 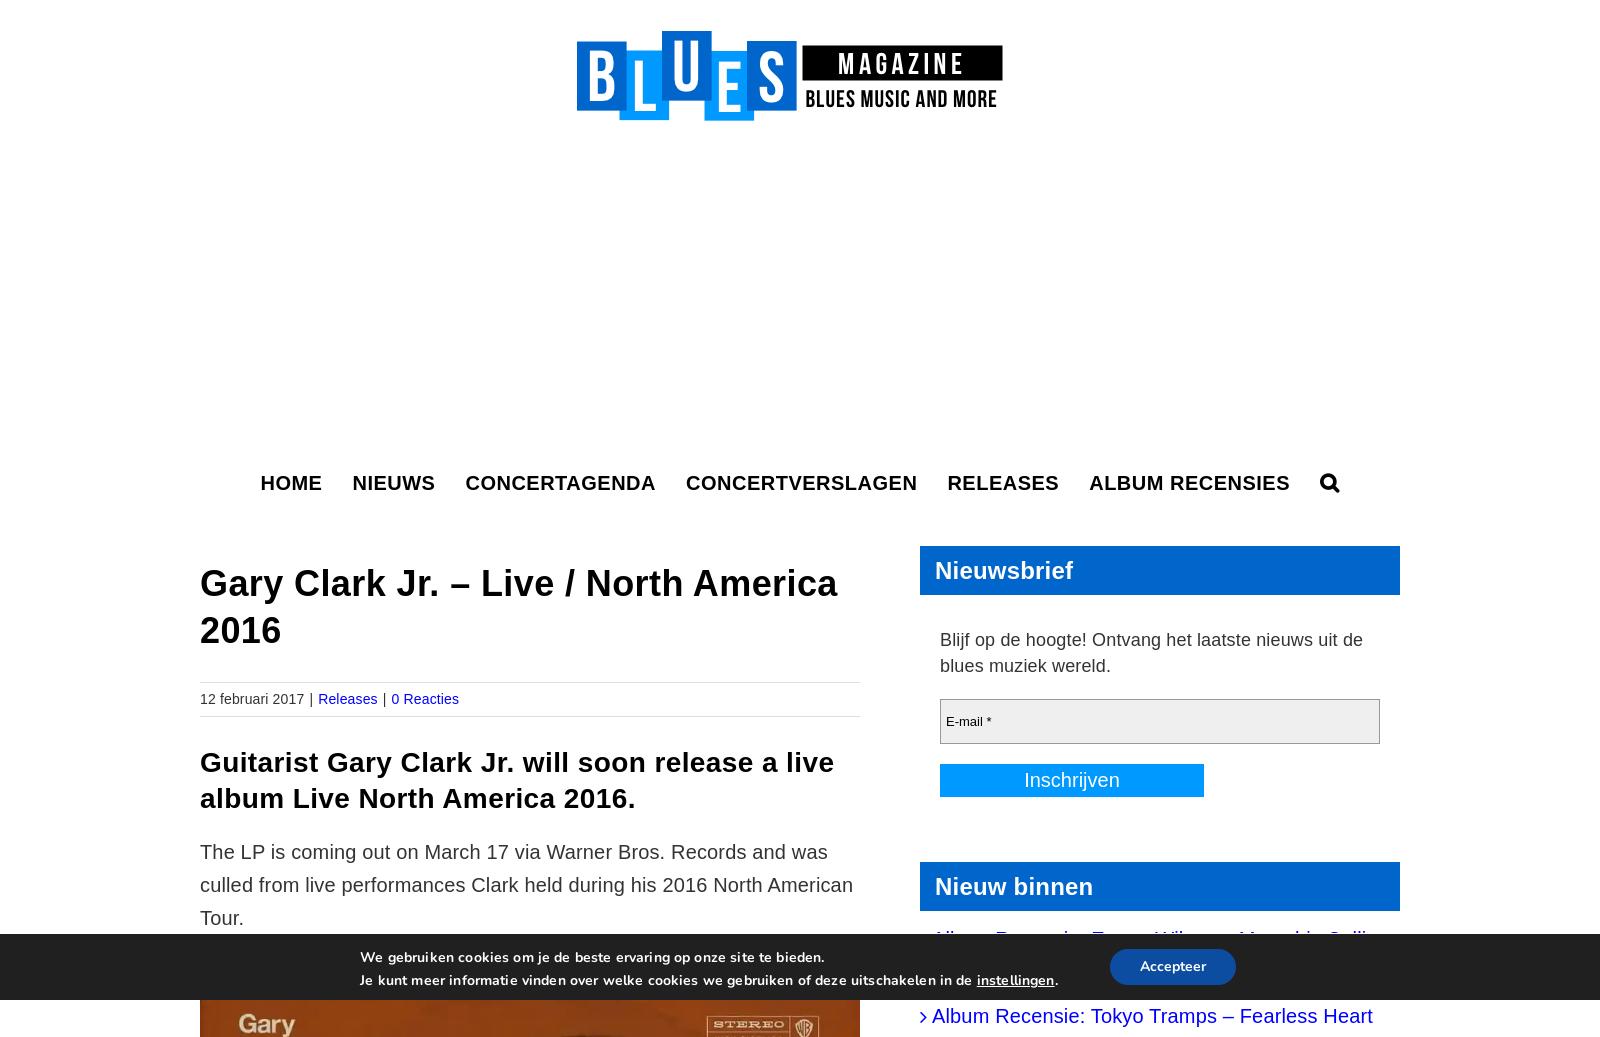 What do you see at coordinates (946, 482) in the screenshot?
I see `'RELEASES'` at bounding box center [946, 482].